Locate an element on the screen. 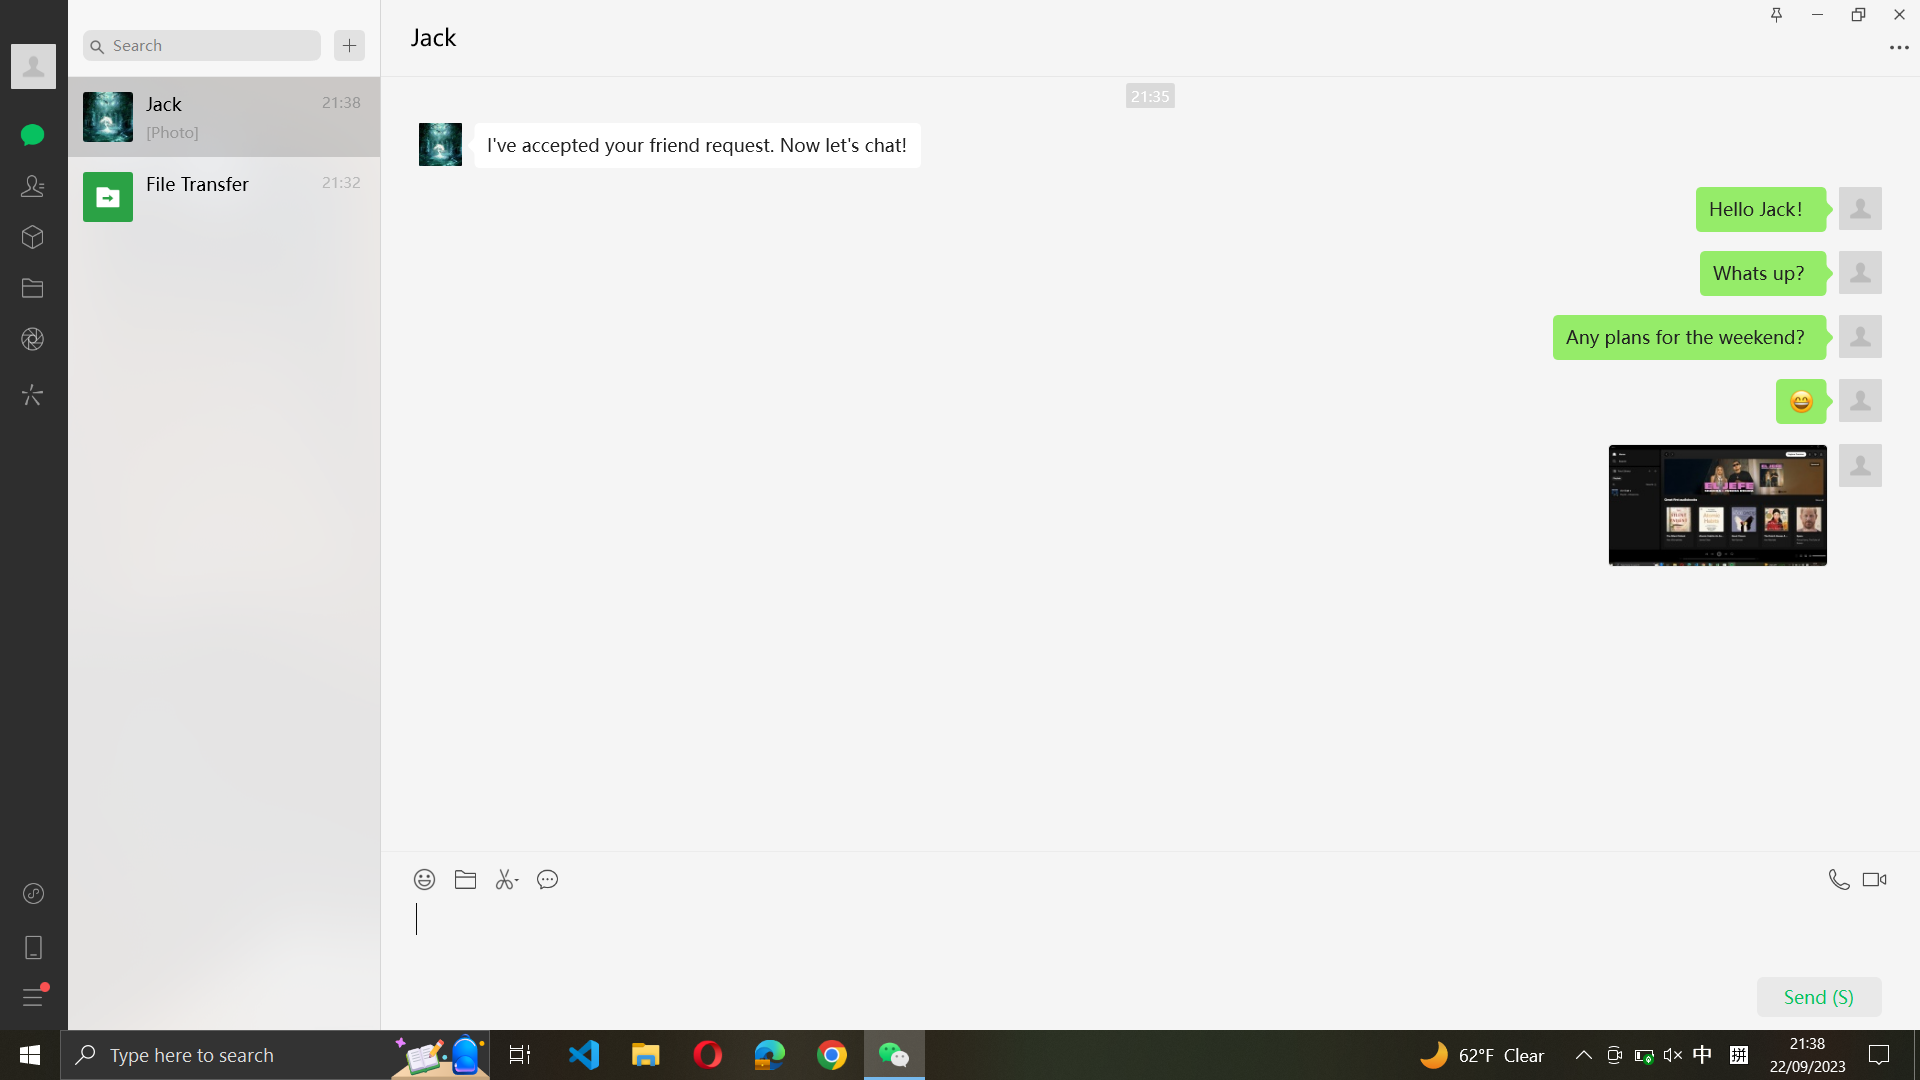 The width and height of the screenshot is (1920, 1080). the mobile tab is located at coordinates (33, 945).